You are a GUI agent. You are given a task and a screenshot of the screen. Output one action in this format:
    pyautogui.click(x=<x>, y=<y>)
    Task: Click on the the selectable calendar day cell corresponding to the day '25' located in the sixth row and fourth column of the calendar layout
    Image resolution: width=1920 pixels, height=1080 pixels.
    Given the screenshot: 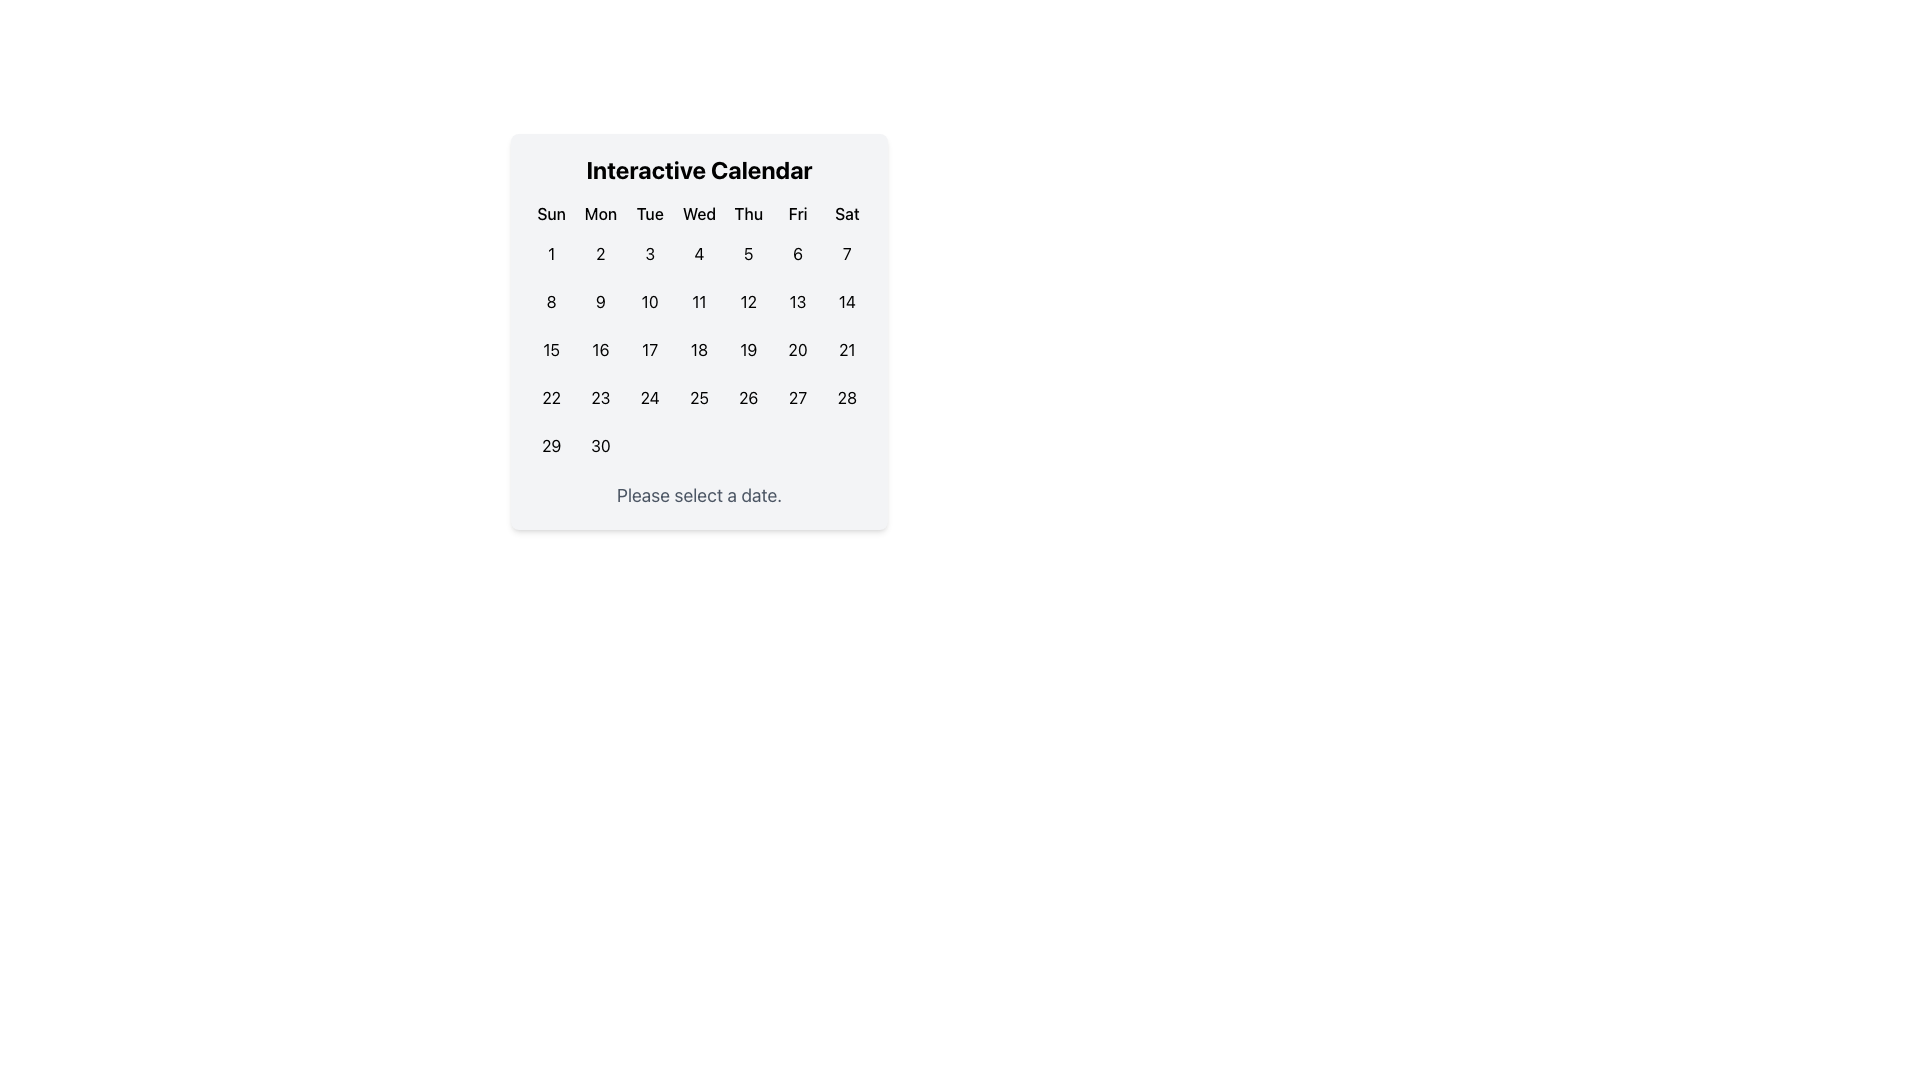 What is the action you would take?
    pyautogui.click(x=699, y=397)
    